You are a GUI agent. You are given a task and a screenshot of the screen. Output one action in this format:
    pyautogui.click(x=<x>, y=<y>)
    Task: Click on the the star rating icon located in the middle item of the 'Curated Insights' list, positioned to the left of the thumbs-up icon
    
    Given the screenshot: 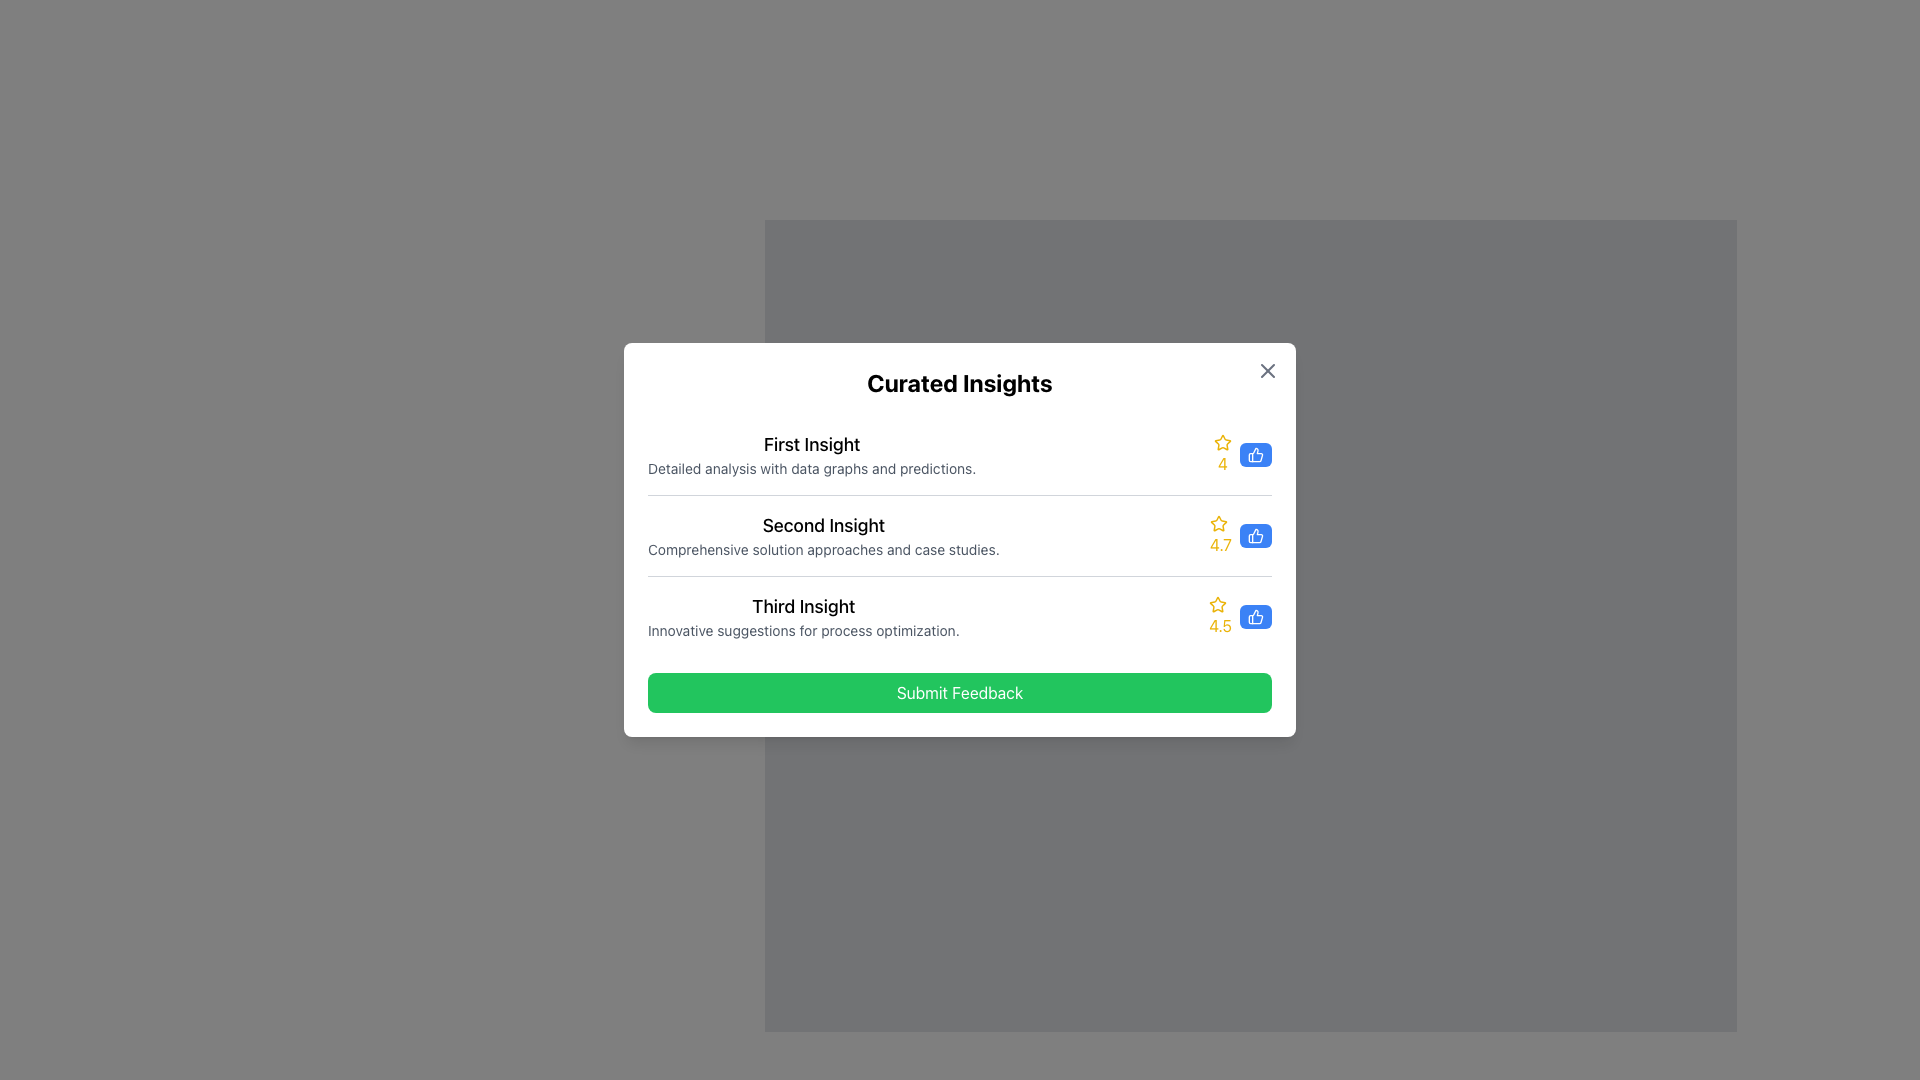 What is the action you would take?
    pyautogui.click(x=1217, y=523)
    